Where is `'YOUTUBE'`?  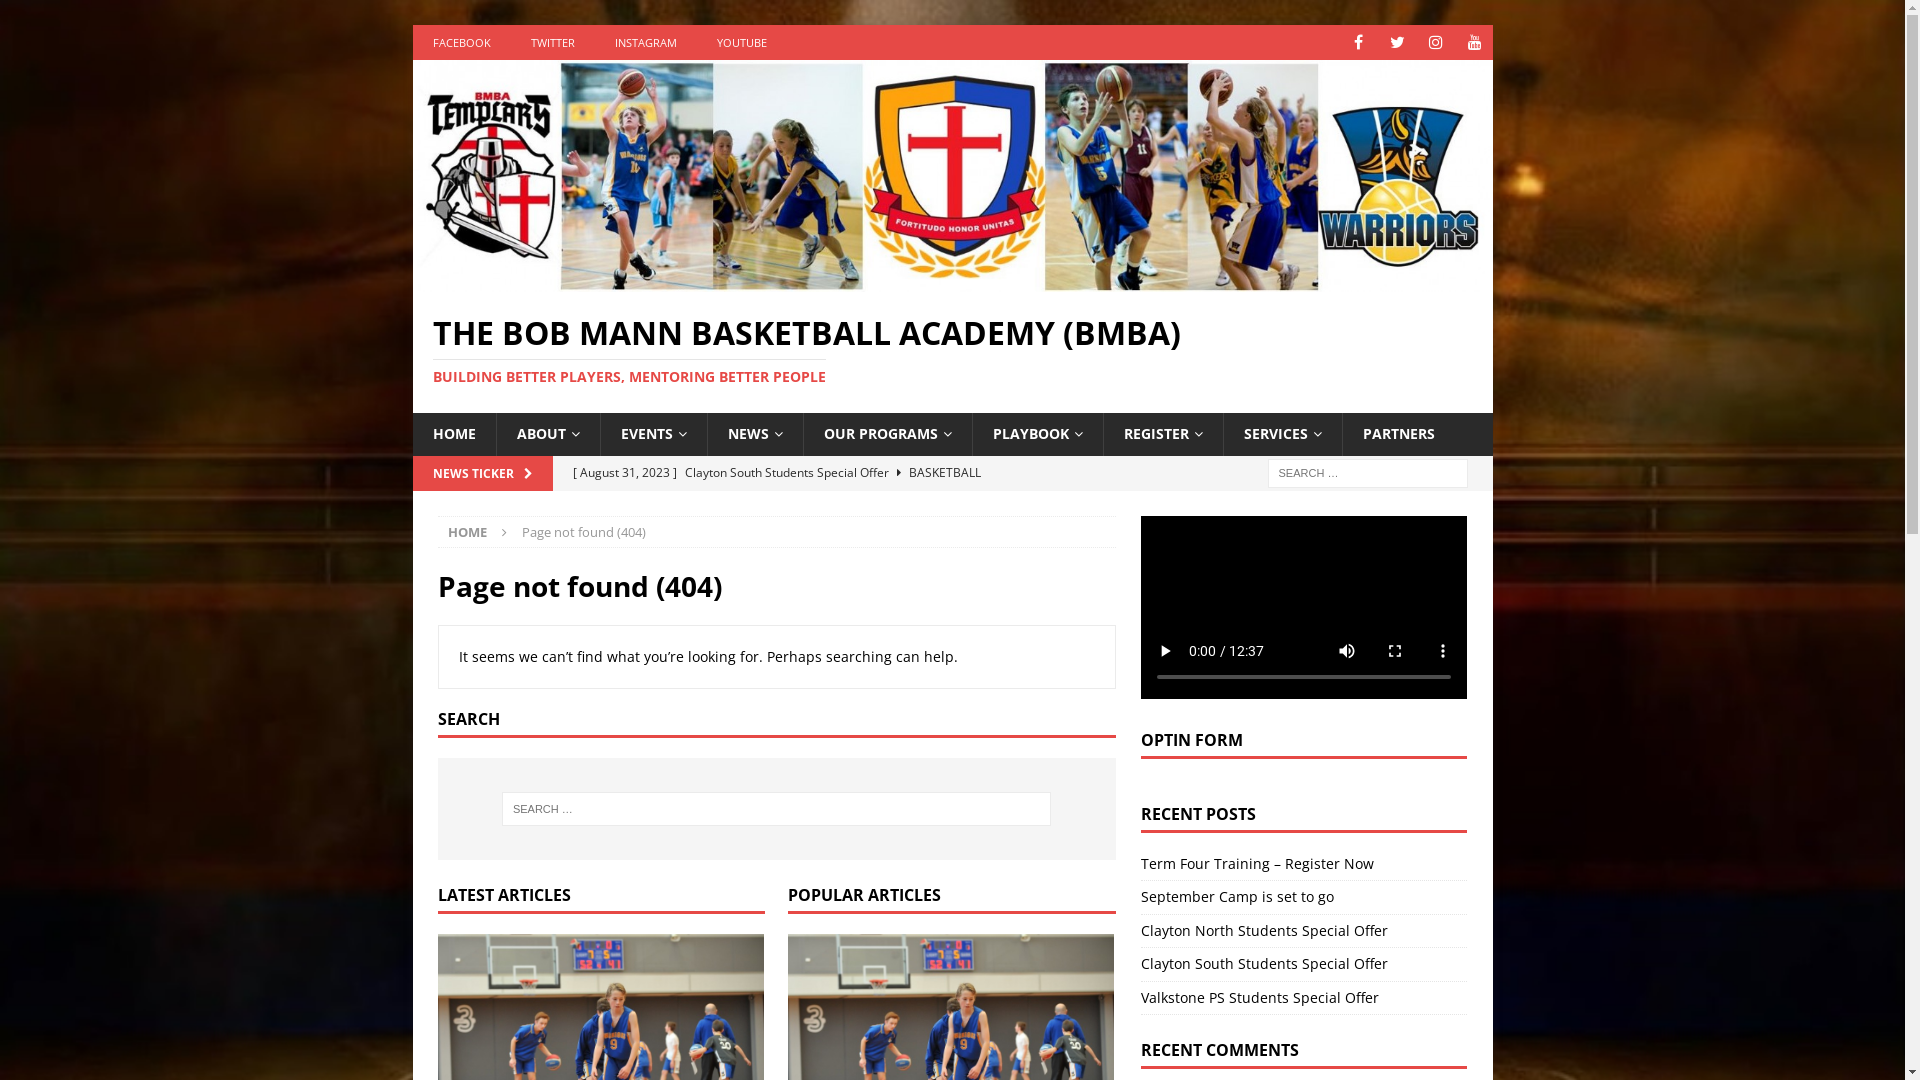
'YOUTUBE' is located at coordinates (696, 42).